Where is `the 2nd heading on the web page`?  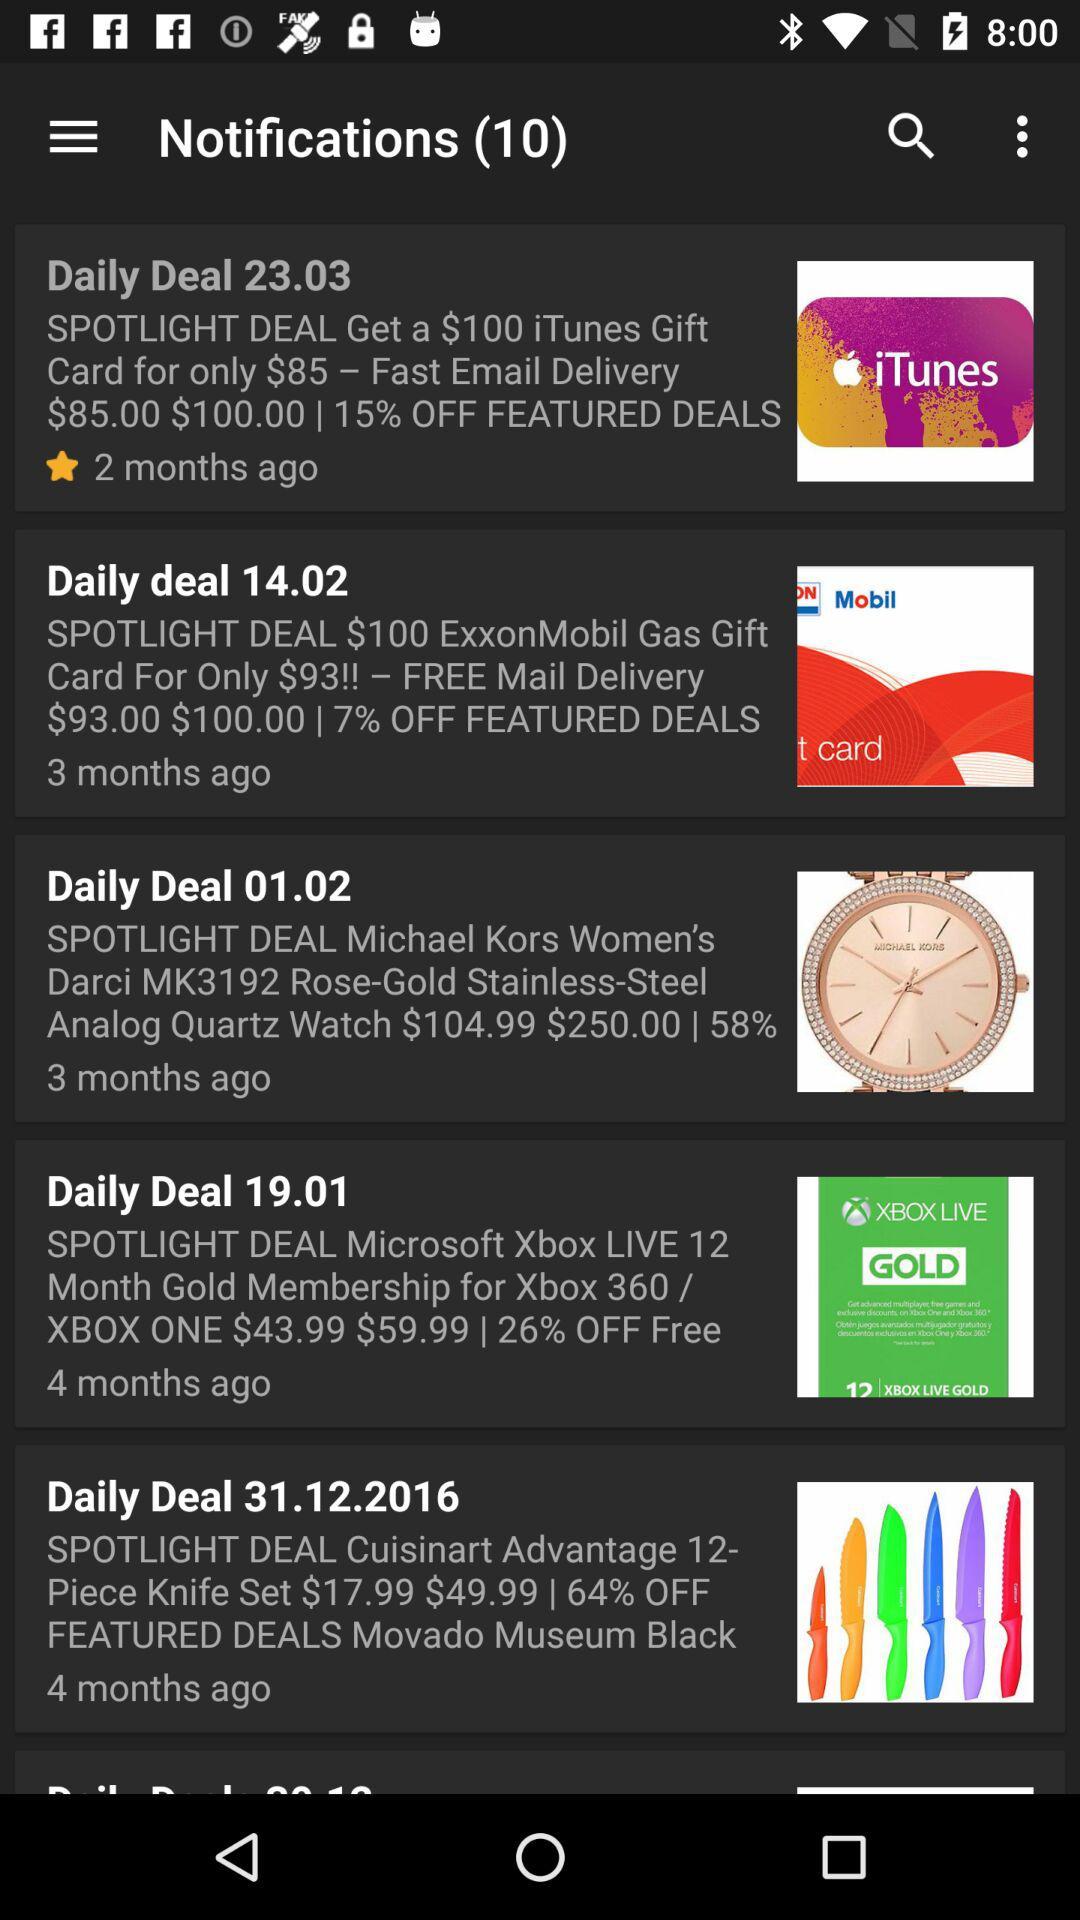 the 2nd heading on the web page is located at coordinates (540, 673).